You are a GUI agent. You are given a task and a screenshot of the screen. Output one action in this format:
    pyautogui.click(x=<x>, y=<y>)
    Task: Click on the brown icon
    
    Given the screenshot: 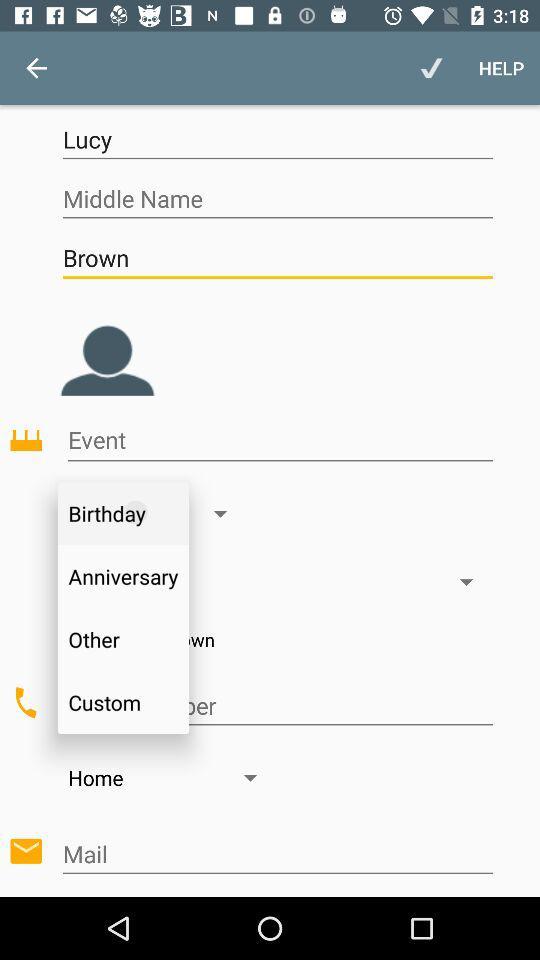 What is the action you would take?
    pyautogui.click(x=276, y=257)
    